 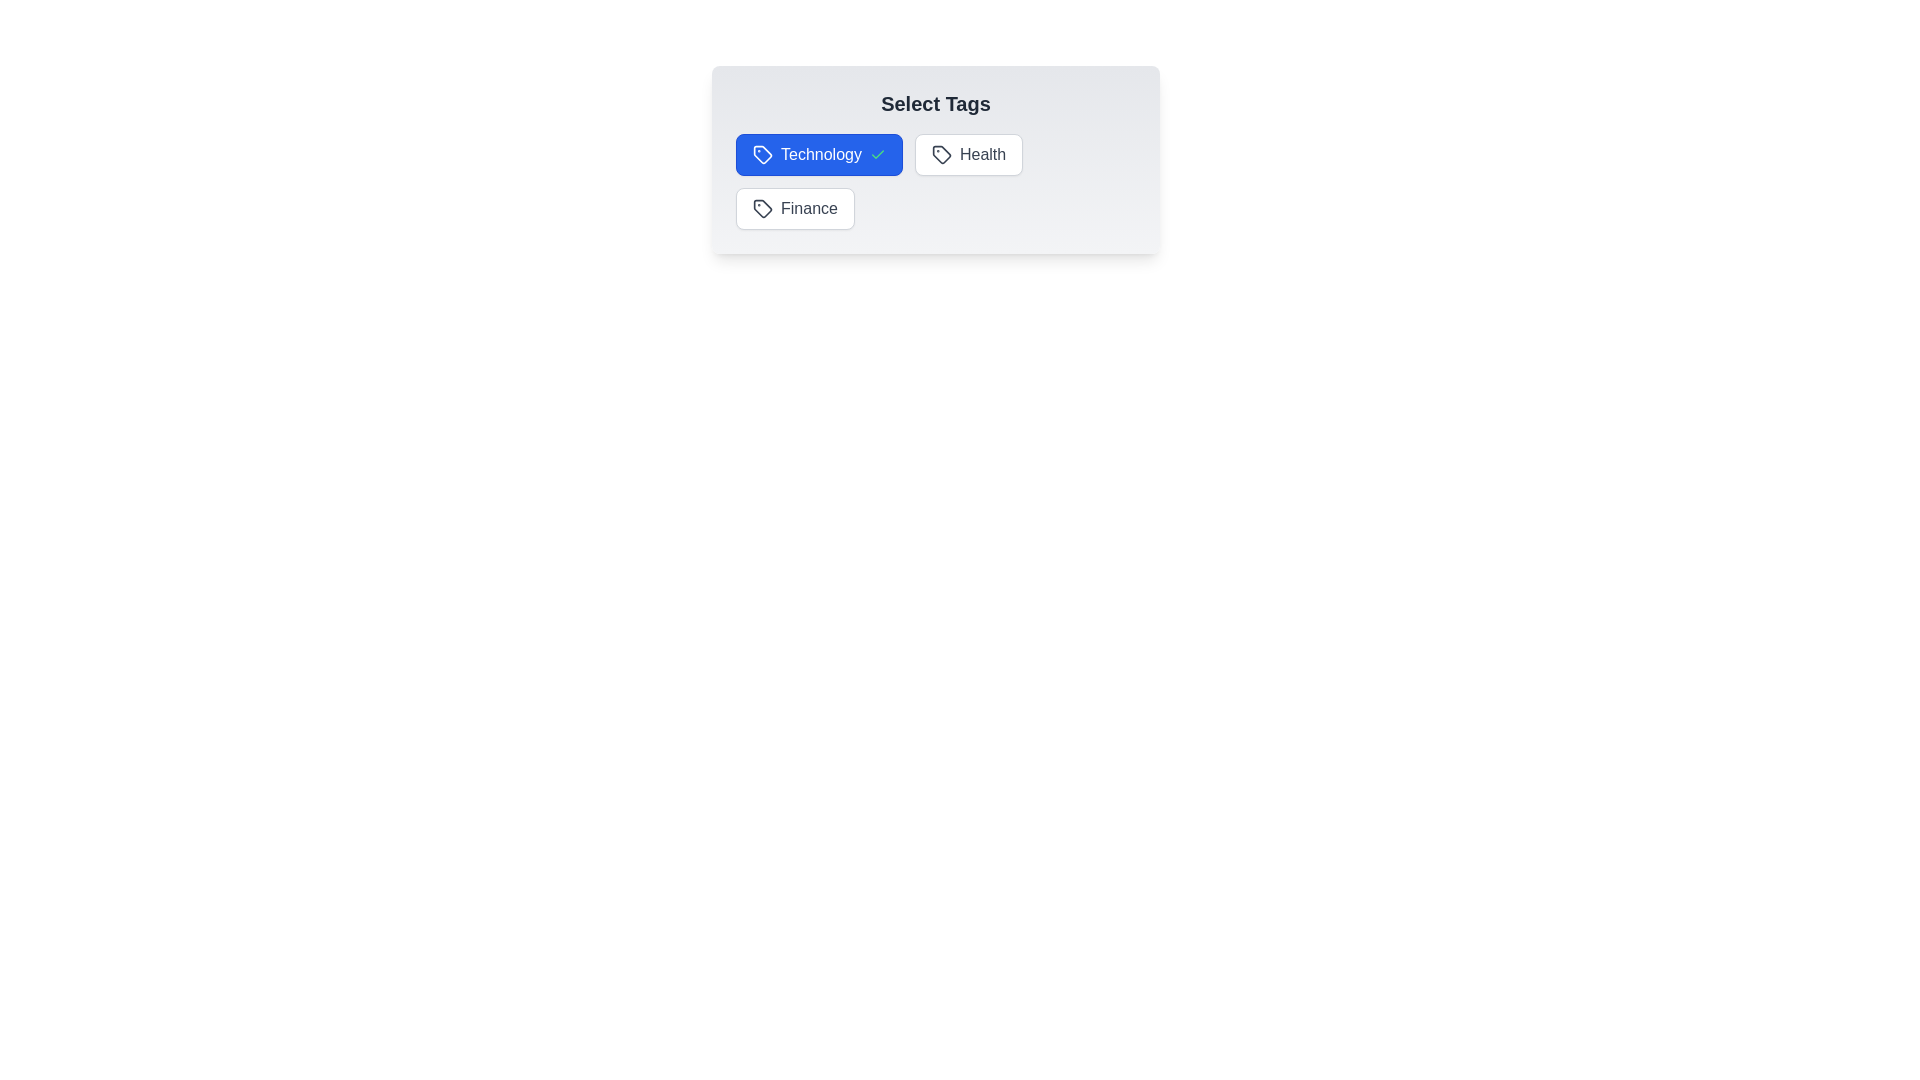 What do you see at coordinates (969, 153) in the screenshot?
I see `the tag Health to toggle its selection` at bounding box center [969, 153].